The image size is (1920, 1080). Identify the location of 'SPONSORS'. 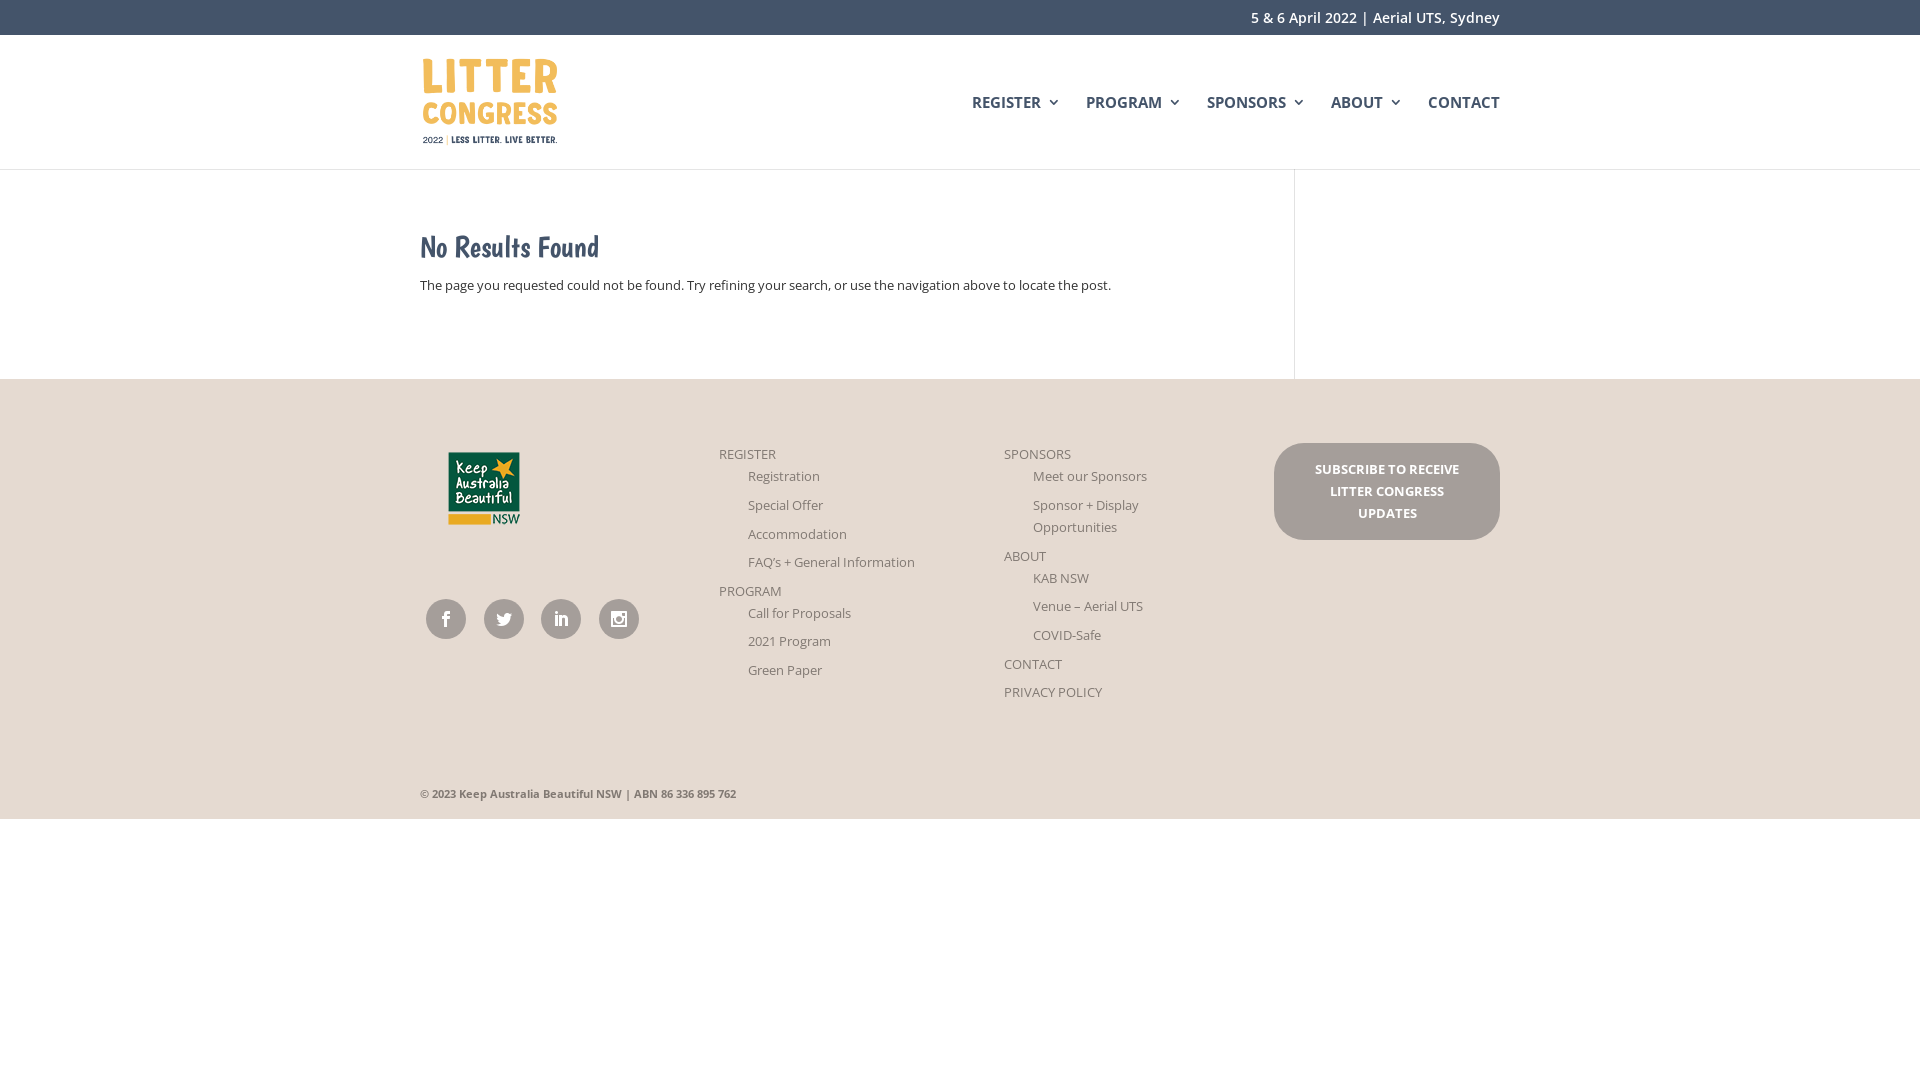
(1255, 131).